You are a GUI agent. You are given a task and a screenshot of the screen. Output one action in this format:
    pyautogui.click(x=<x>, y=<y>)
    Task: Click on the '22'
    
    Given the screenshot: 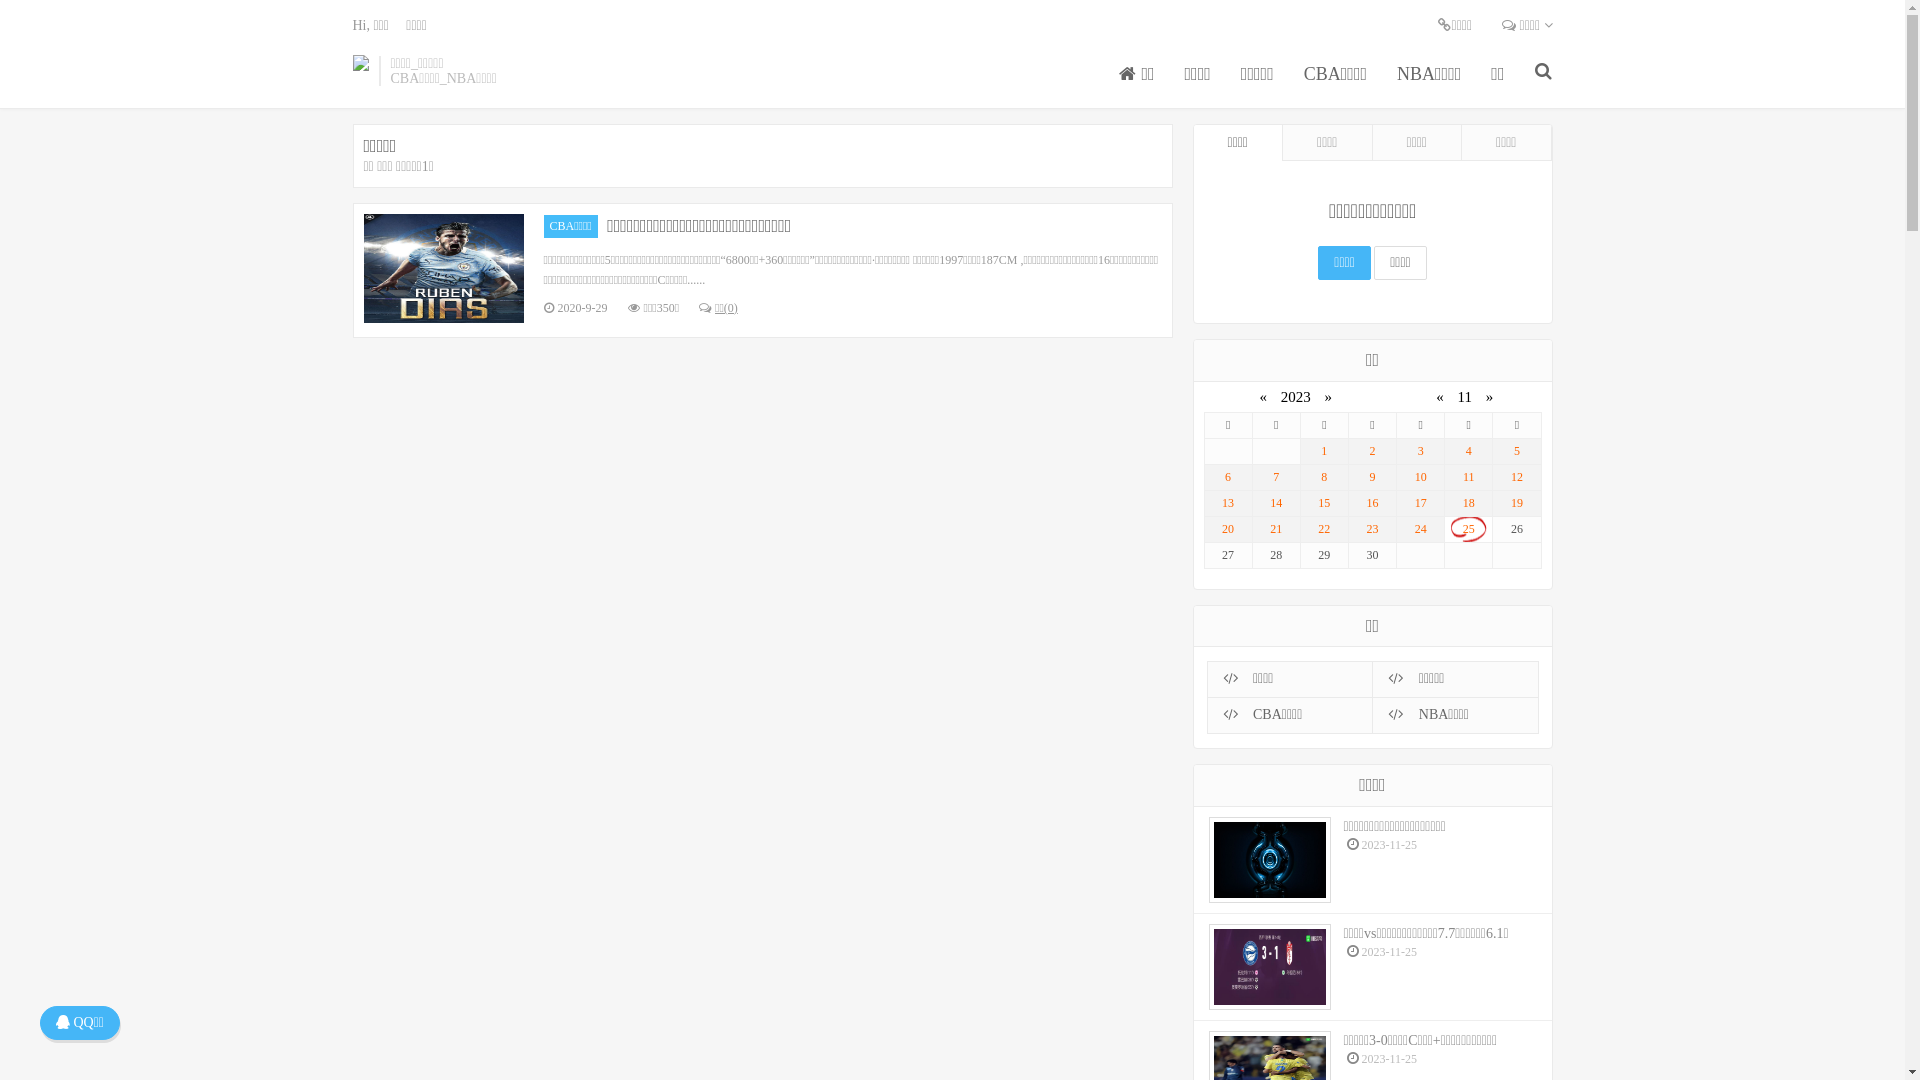 What is the action you would take?
    pyautogui.click(x=1324, y=528)
    